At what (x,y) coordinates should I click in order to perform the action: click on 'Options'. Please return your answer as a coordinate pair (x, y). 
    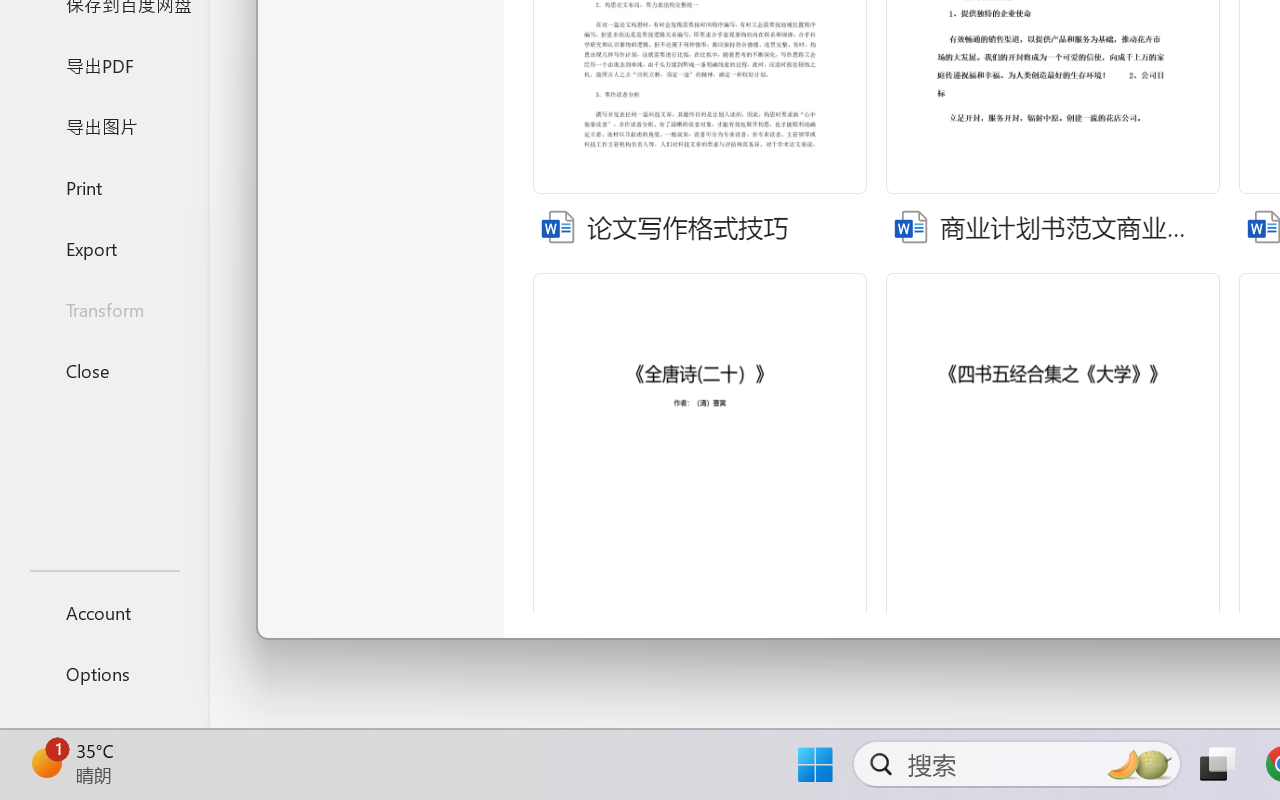
    Looking at the image, I should click on (103, 673).